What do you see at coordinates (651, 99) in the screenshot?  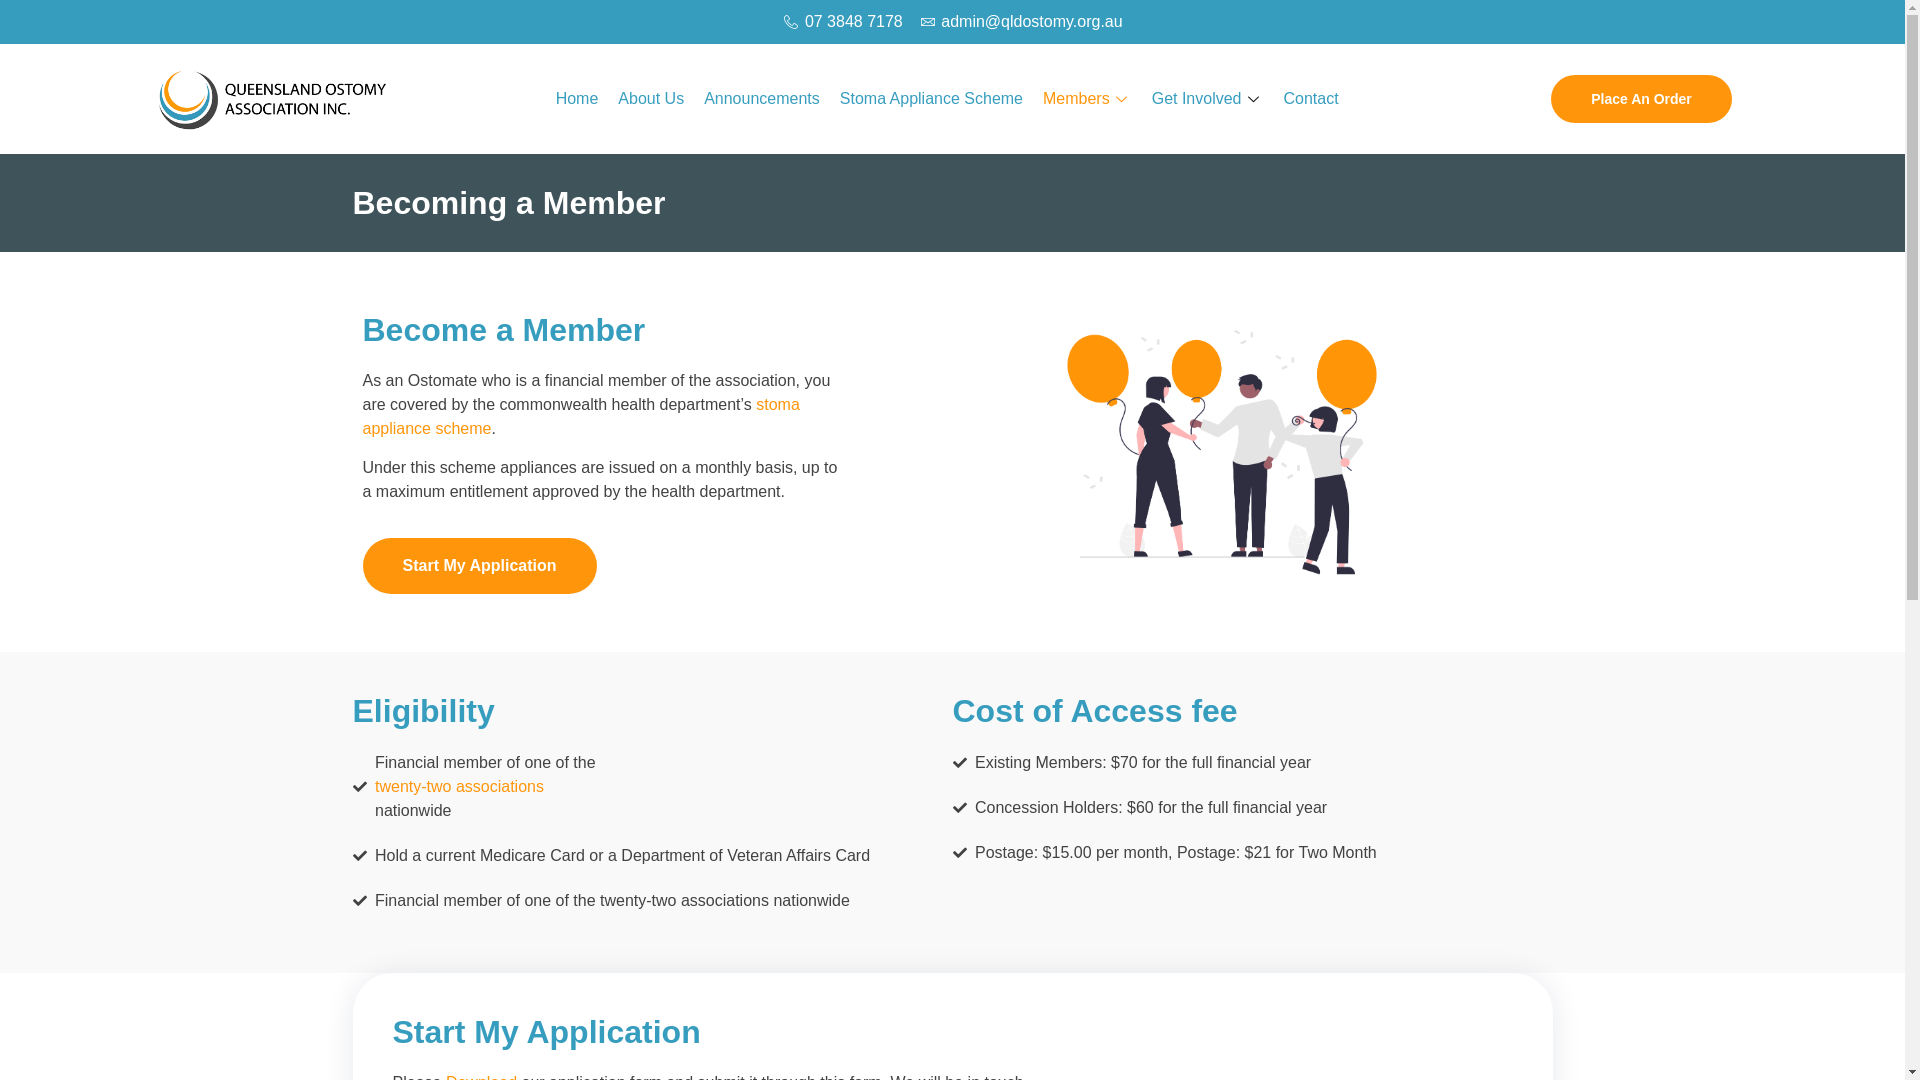 I see `'About Us'` at bounding box center [651, 99].